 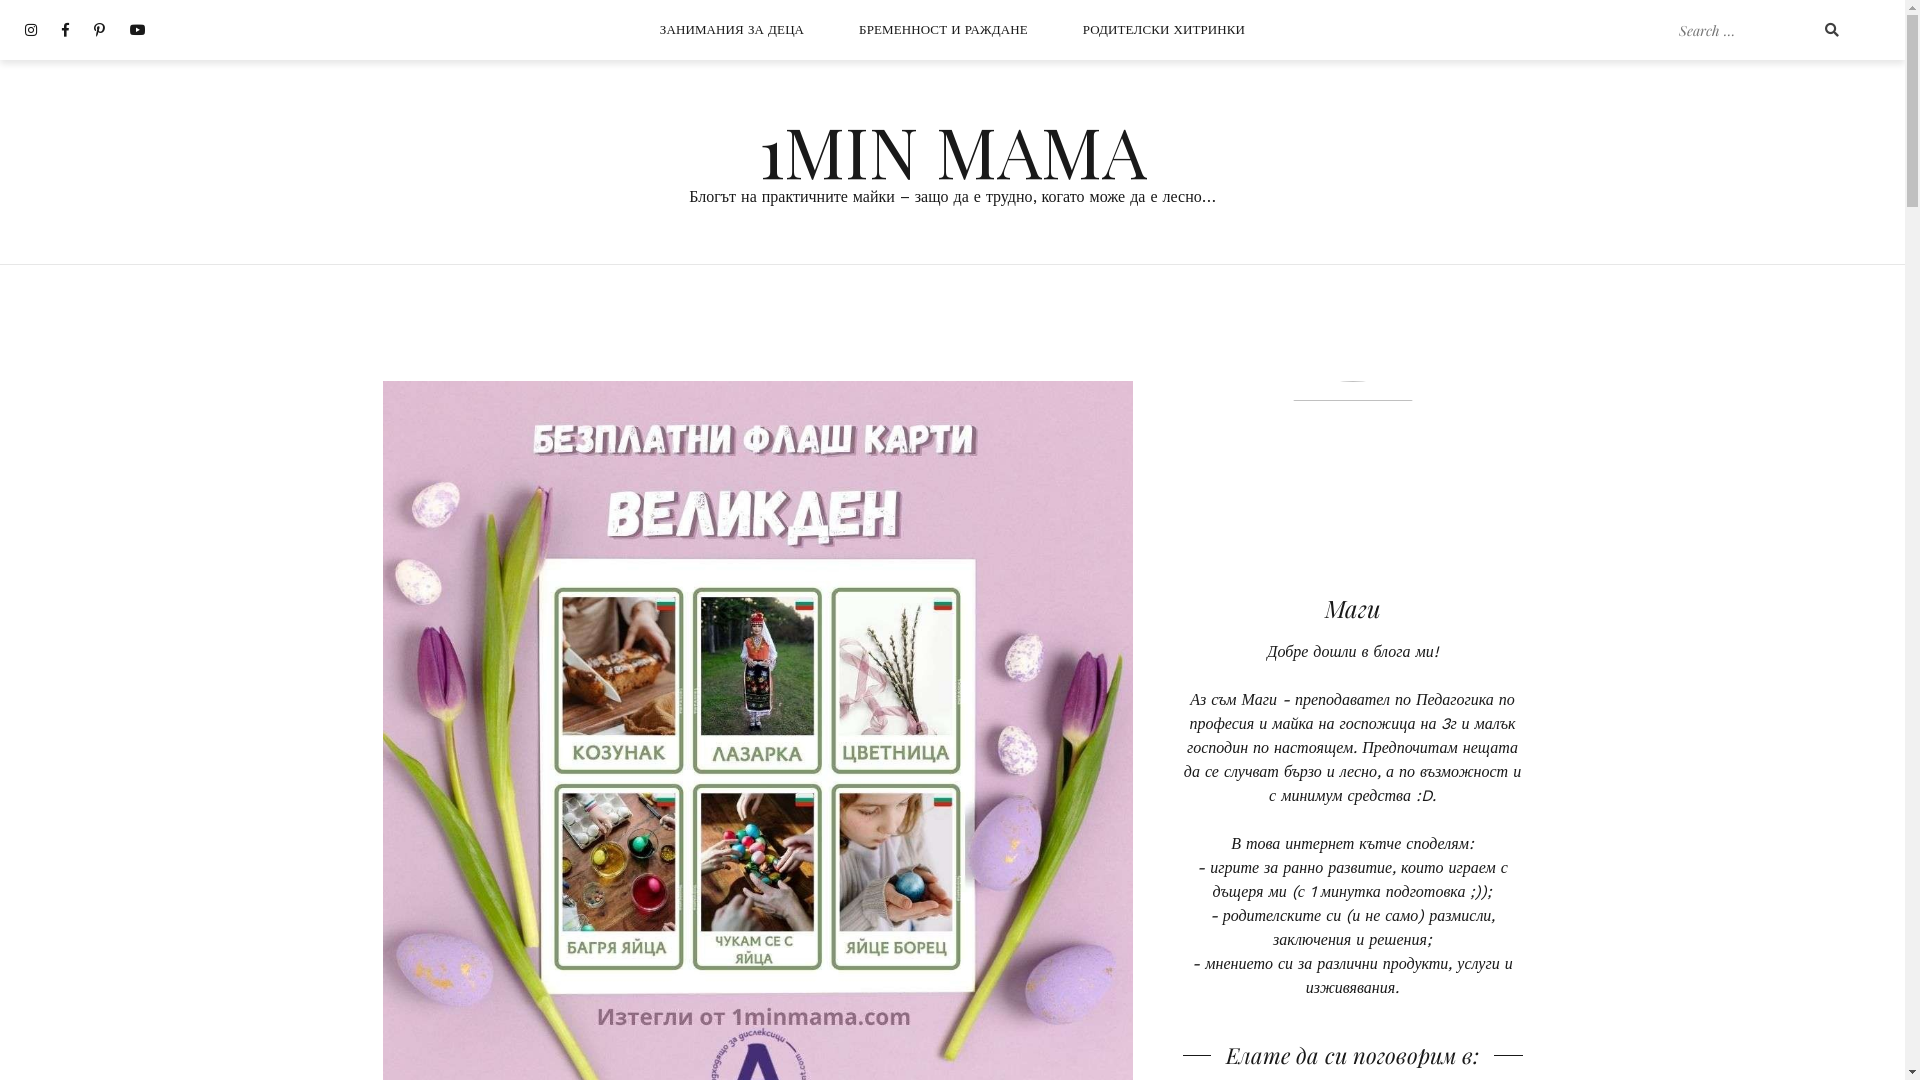 What do you see at coordinates (137, 30) in the screenshot?
I see `'Youtube'` at bounding box center [137, 30].